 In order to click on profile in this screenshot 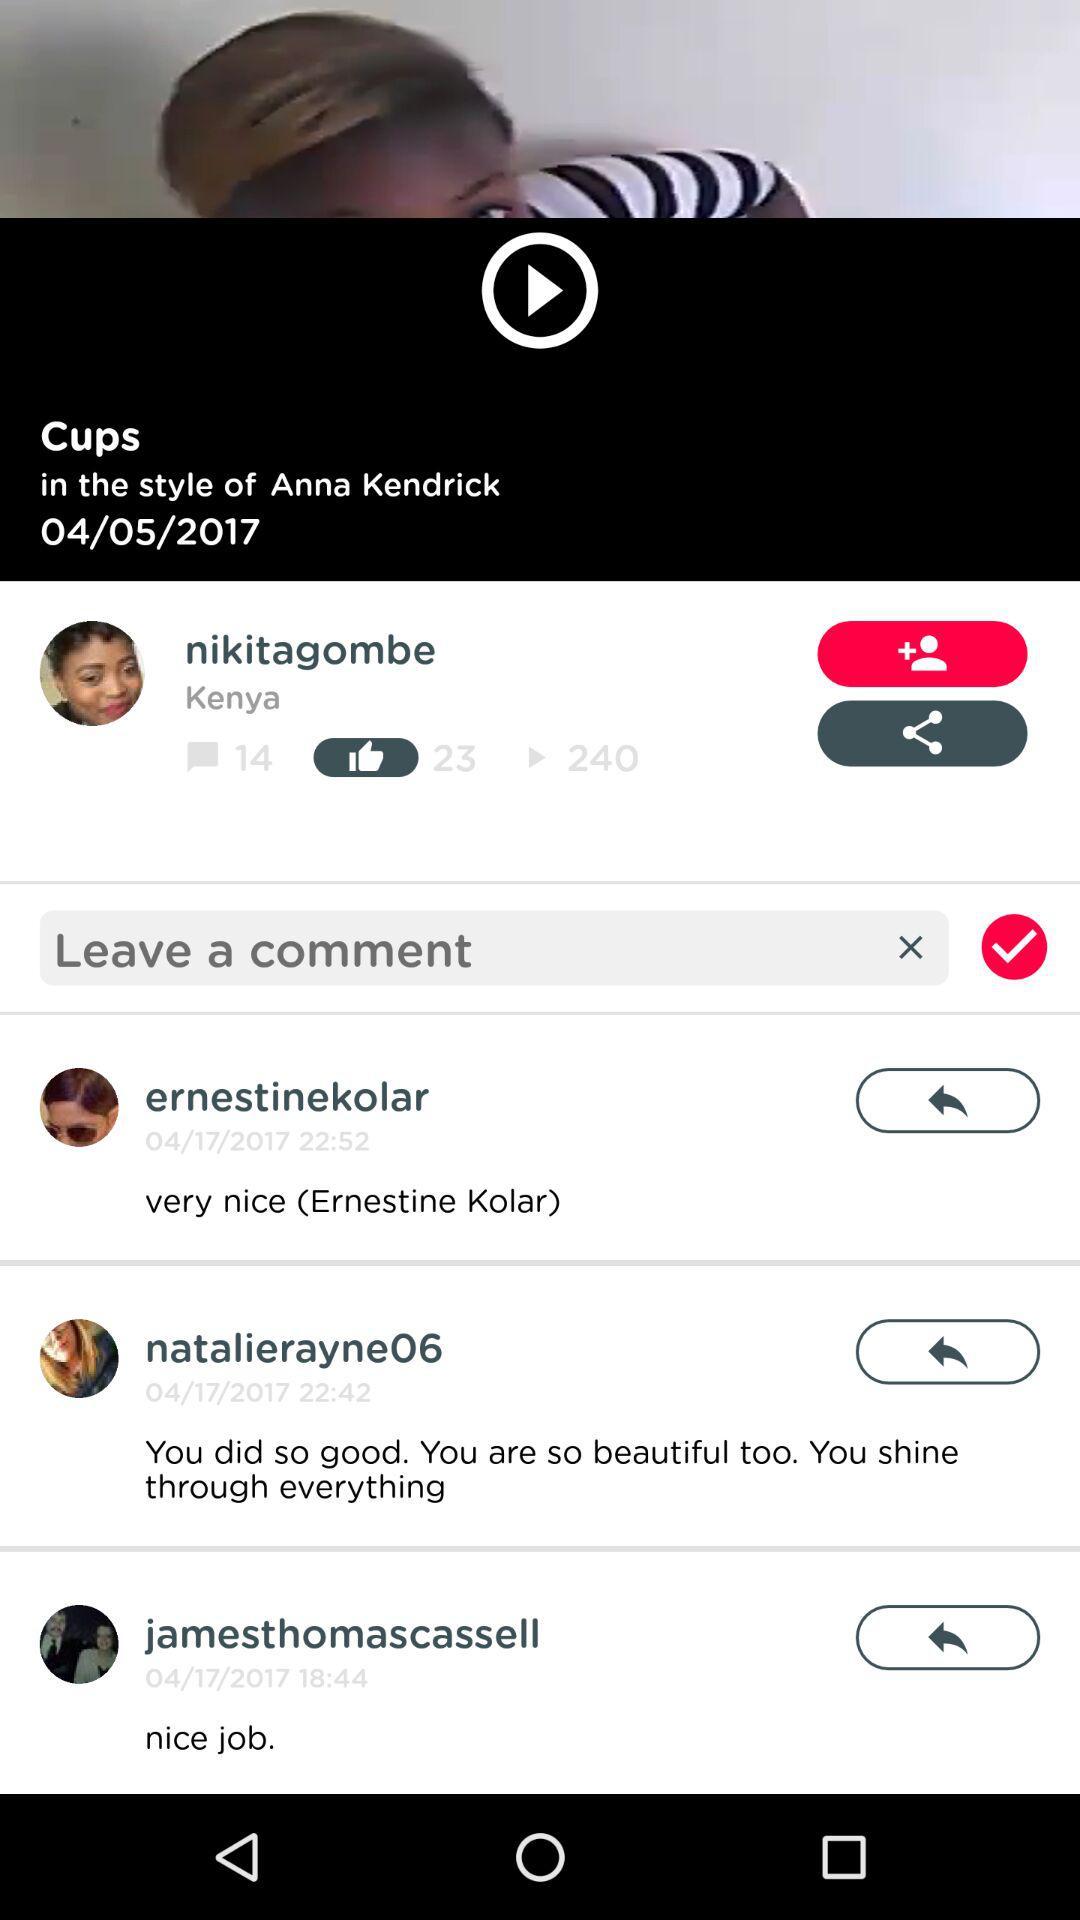, I will do `click(92, 673)`.